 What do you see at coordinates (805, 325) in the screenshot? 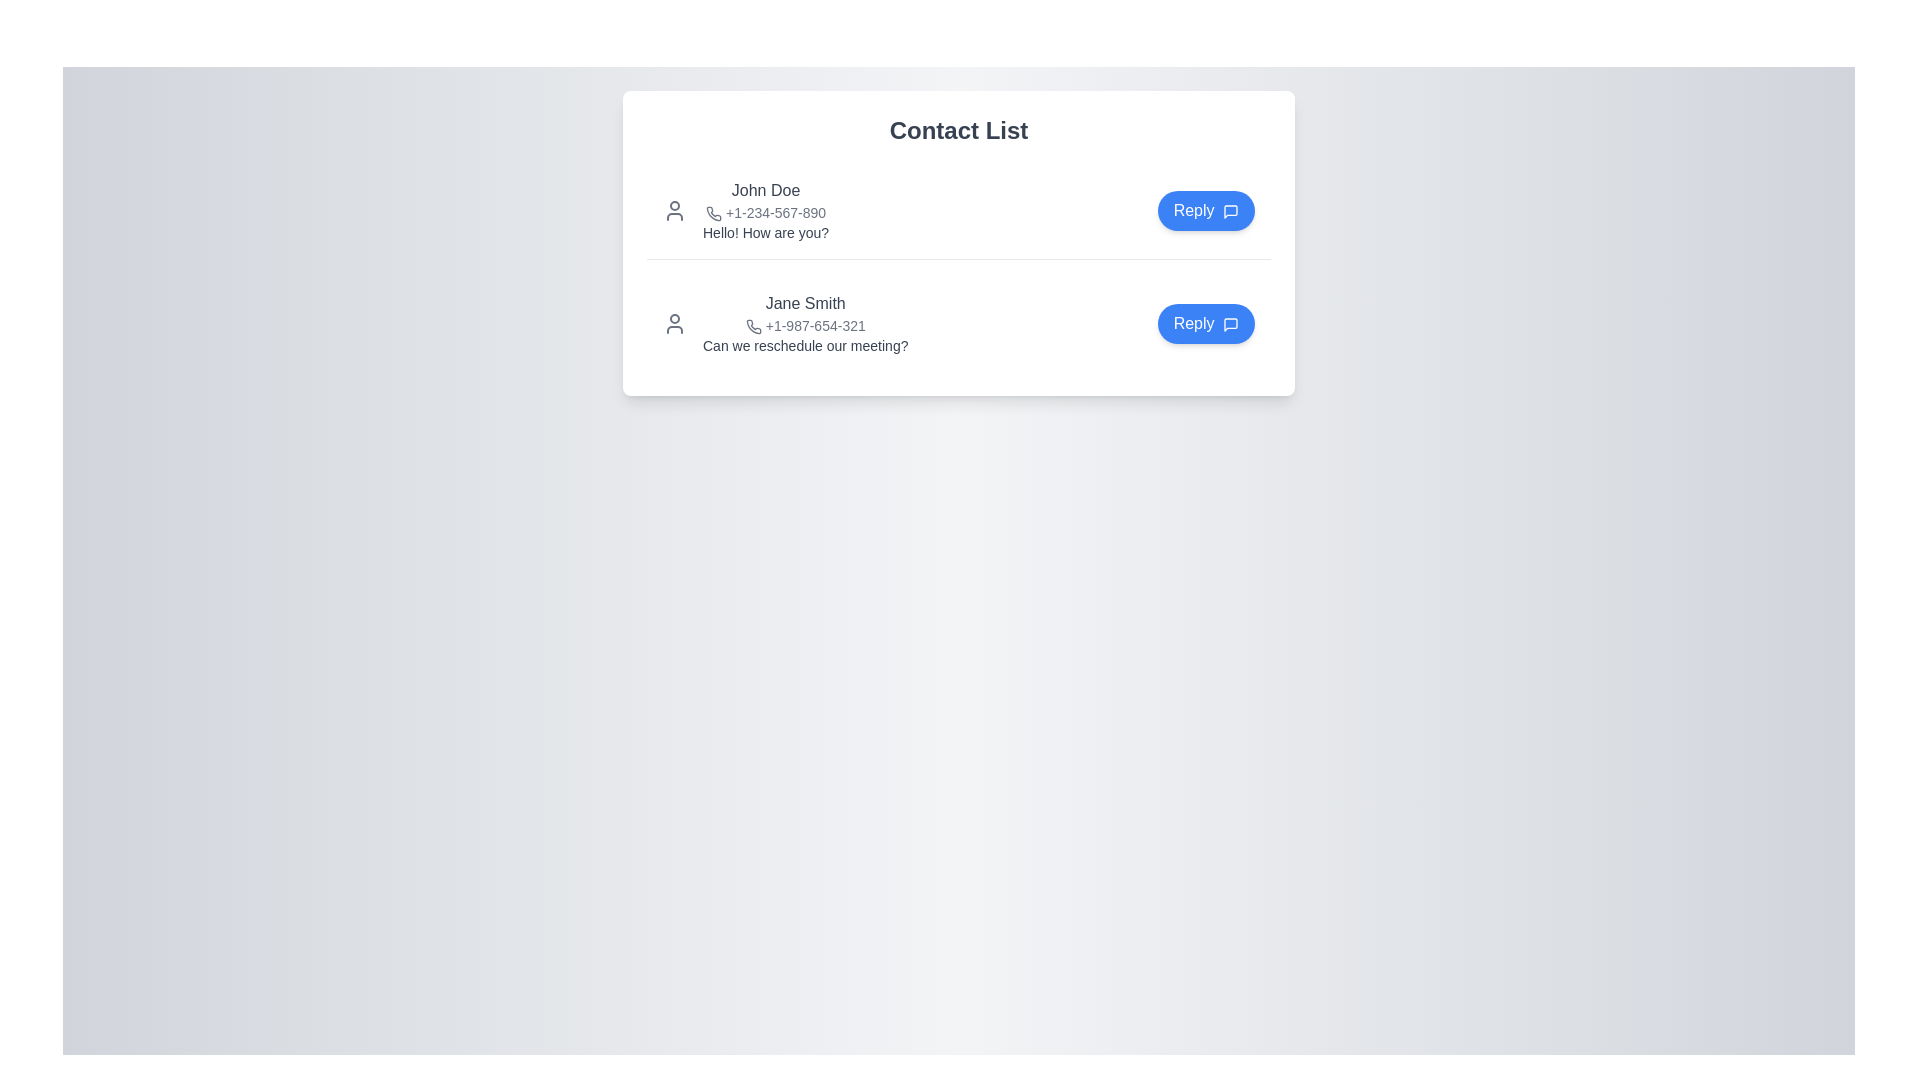
I see `the phone number displayed next to 'Jane Smith' to initiate a call` at bounding box center [805, 325].